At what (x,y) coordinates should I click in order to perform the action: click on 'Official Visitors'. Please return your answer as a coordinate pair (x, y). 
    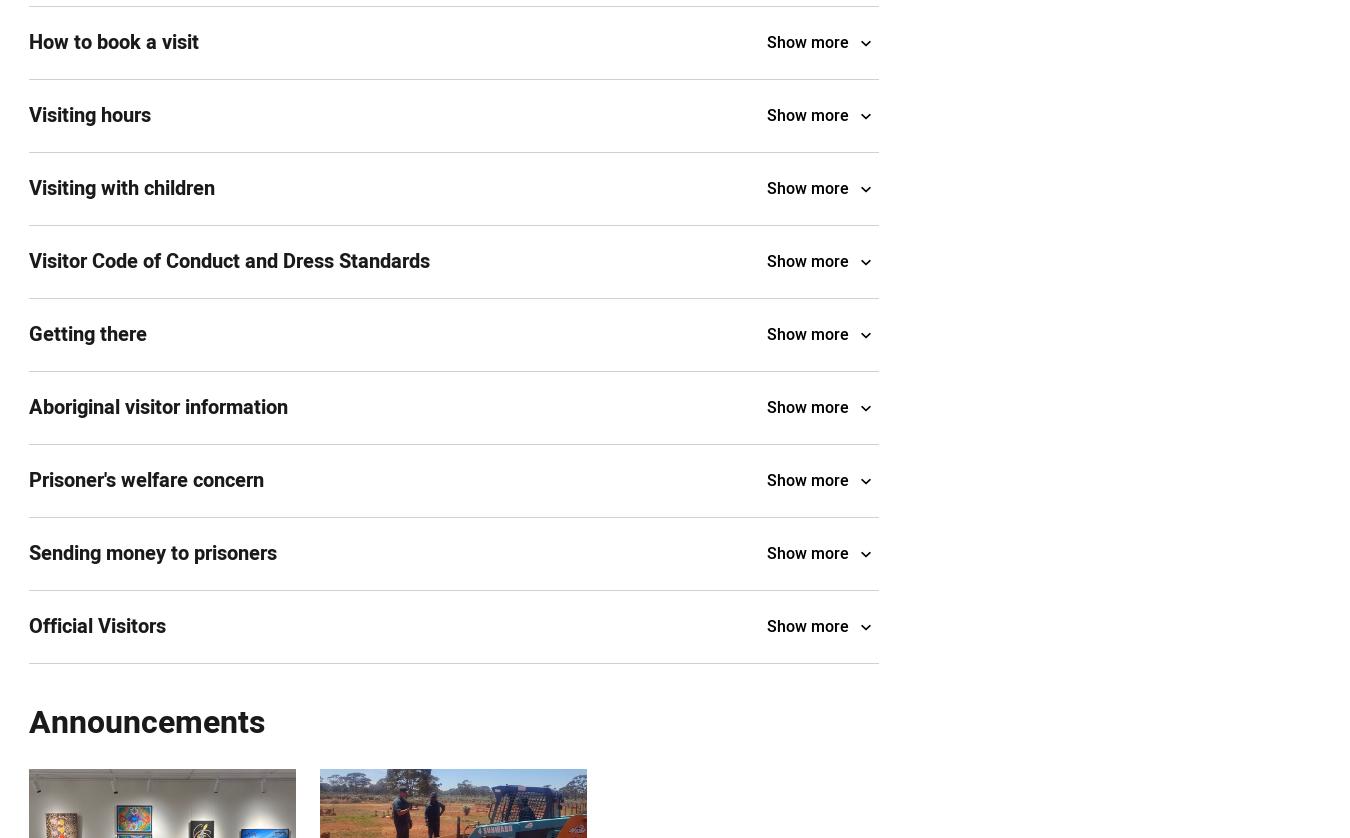
    Looking at the image, I should click on (28, 626).